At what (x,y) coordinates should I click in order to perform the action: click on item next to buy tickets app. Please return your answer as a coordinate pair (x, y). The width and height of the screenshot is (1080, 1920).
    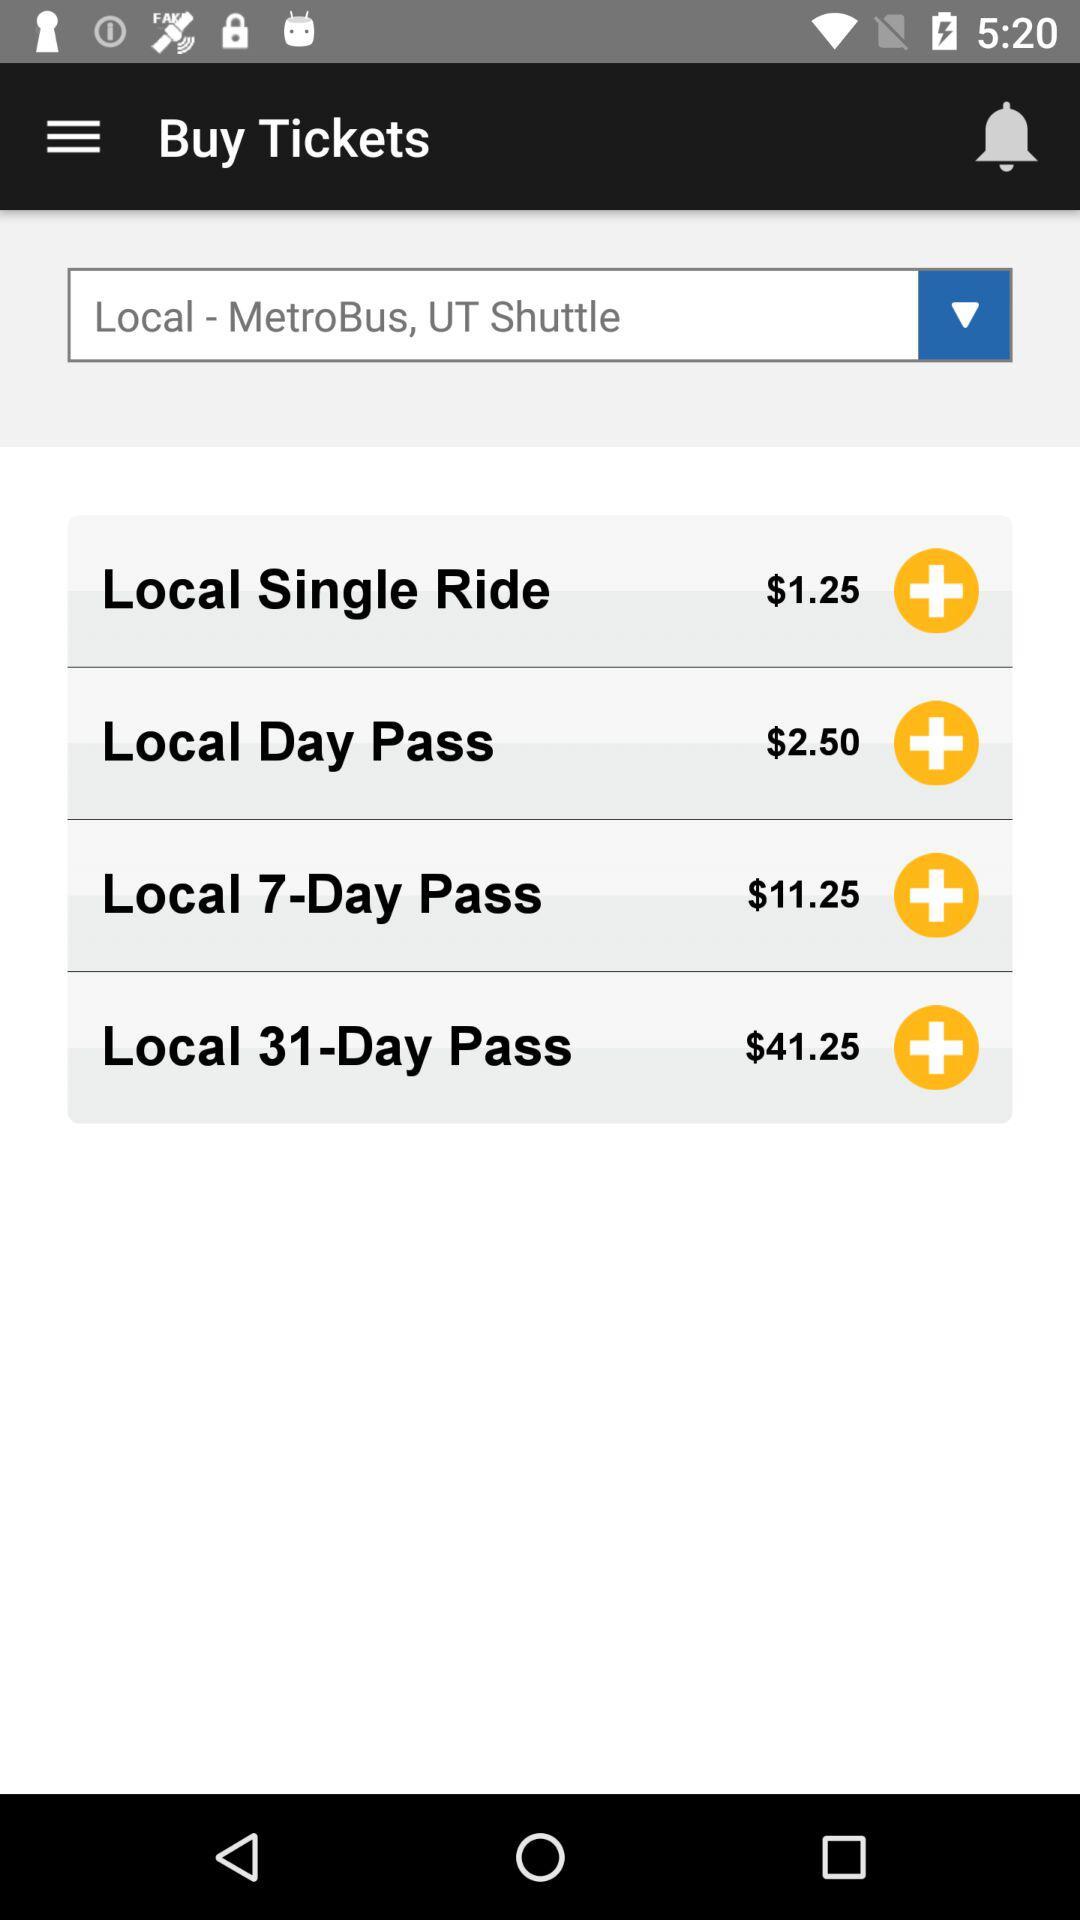
    Looking at the image, I should click on (1006, 135).